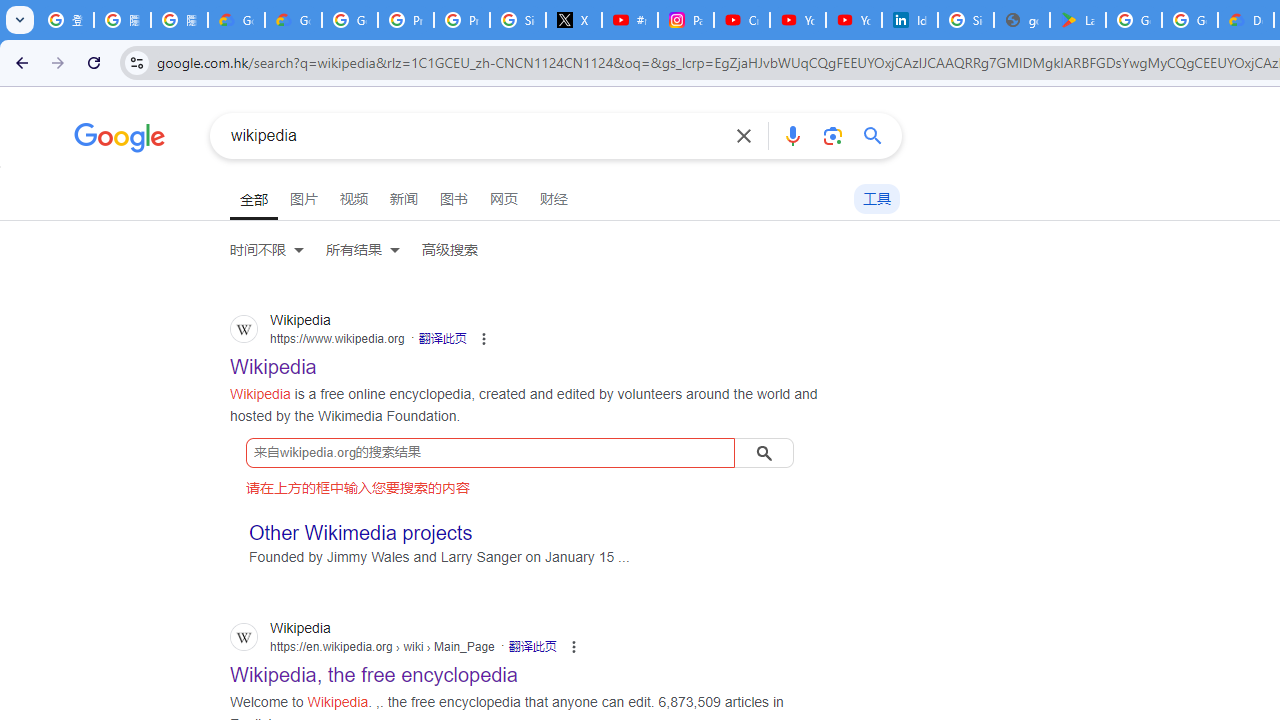 The height and width of the screenshot is (720, 1280). I want to click on 'Sign in - Google Accounts', so click(966, 20).